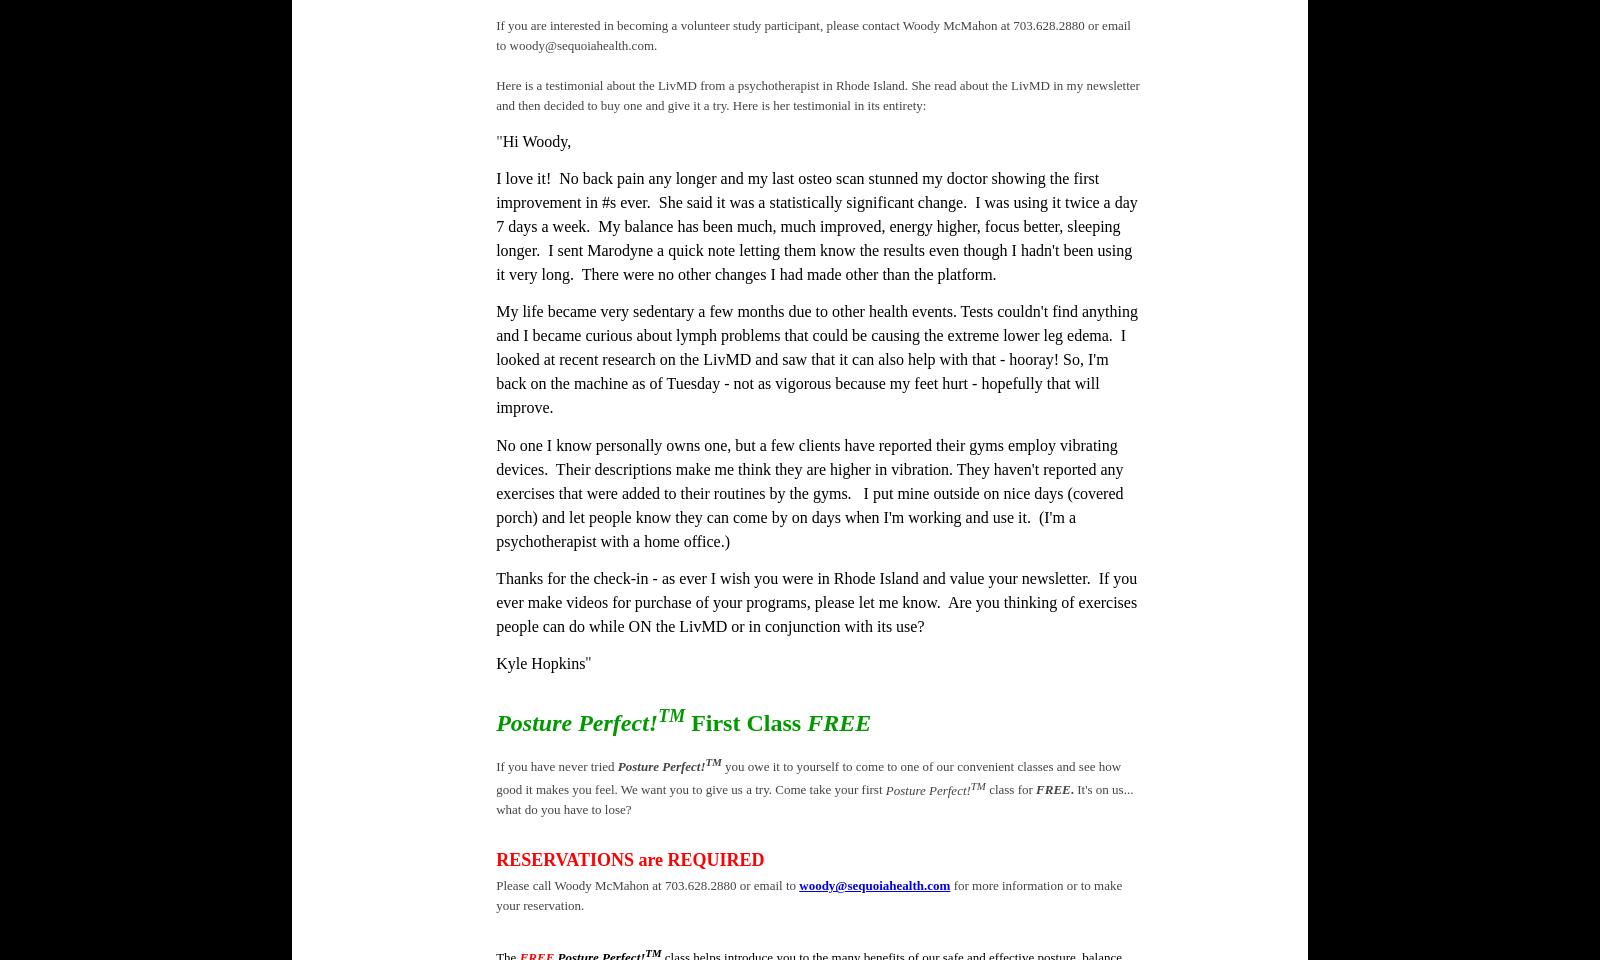 The height and width of the screenshot is (960, 1600). Describe the element at coordinates (555, 765) in the screenshot. I see `'If you have never tried'` at that location.